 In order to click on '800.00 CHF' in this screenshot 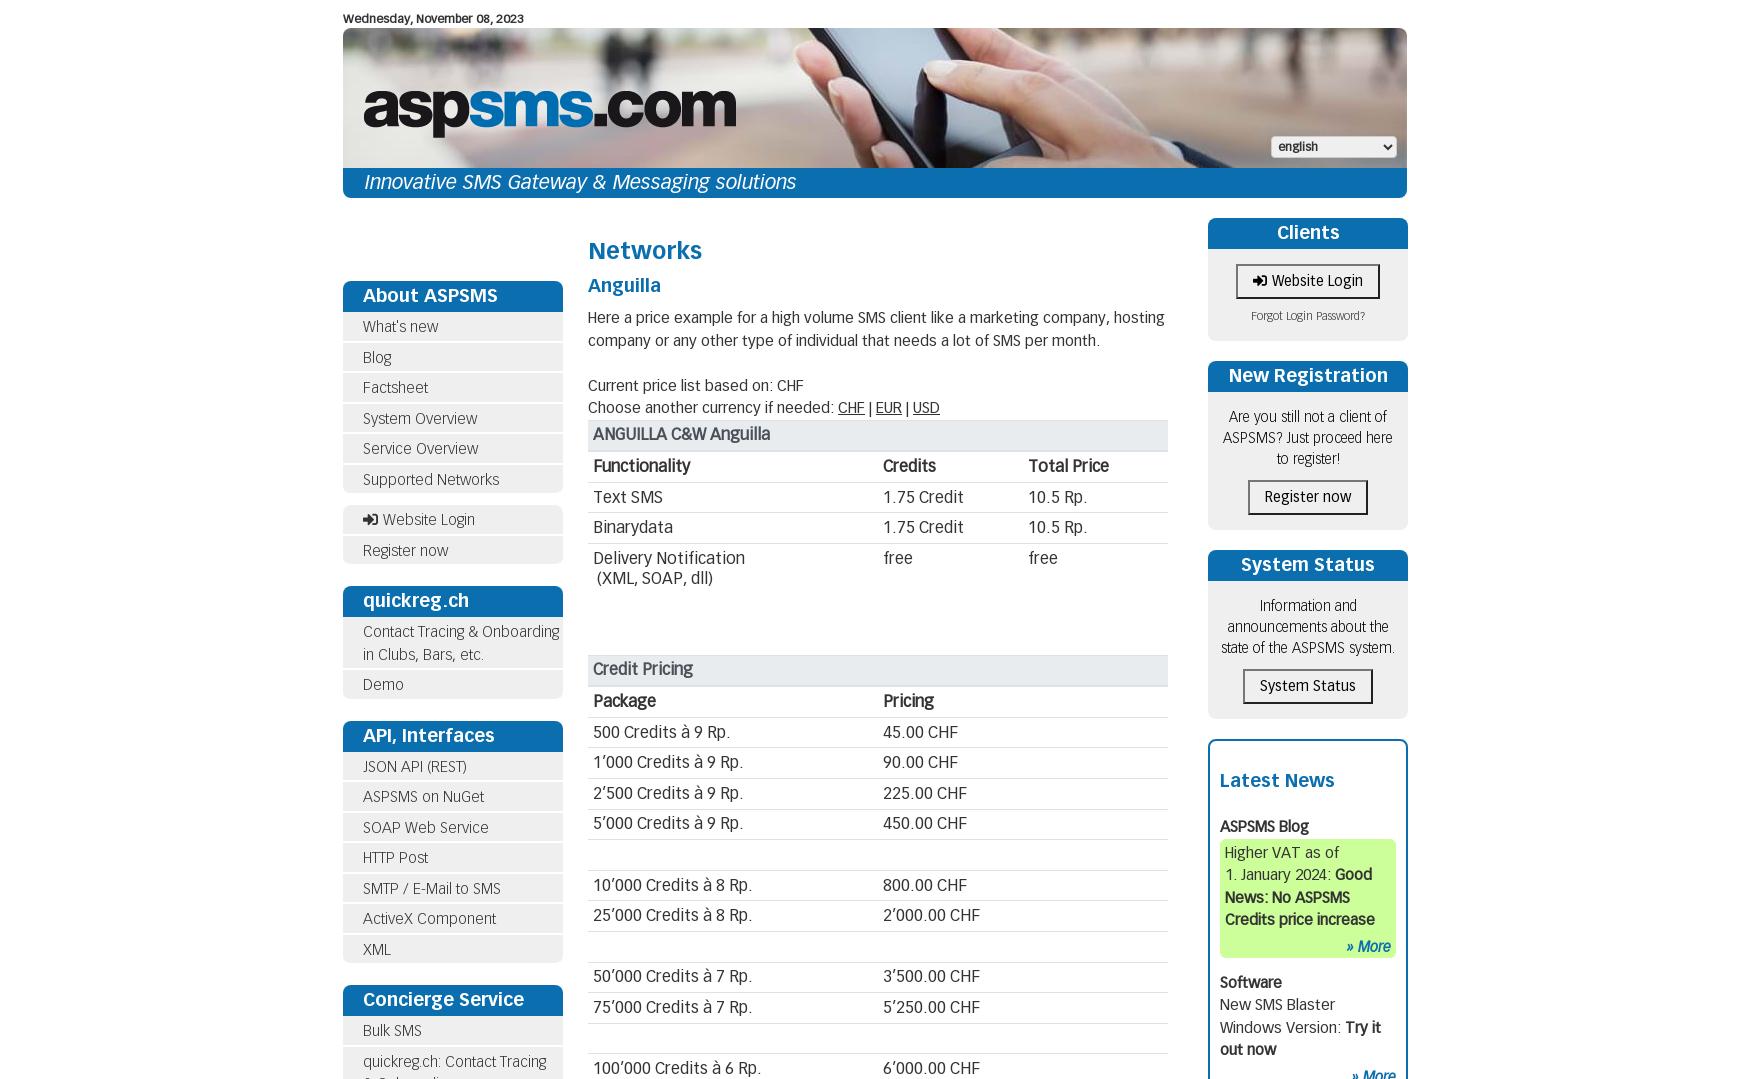, I will do `click(923, 883)`.